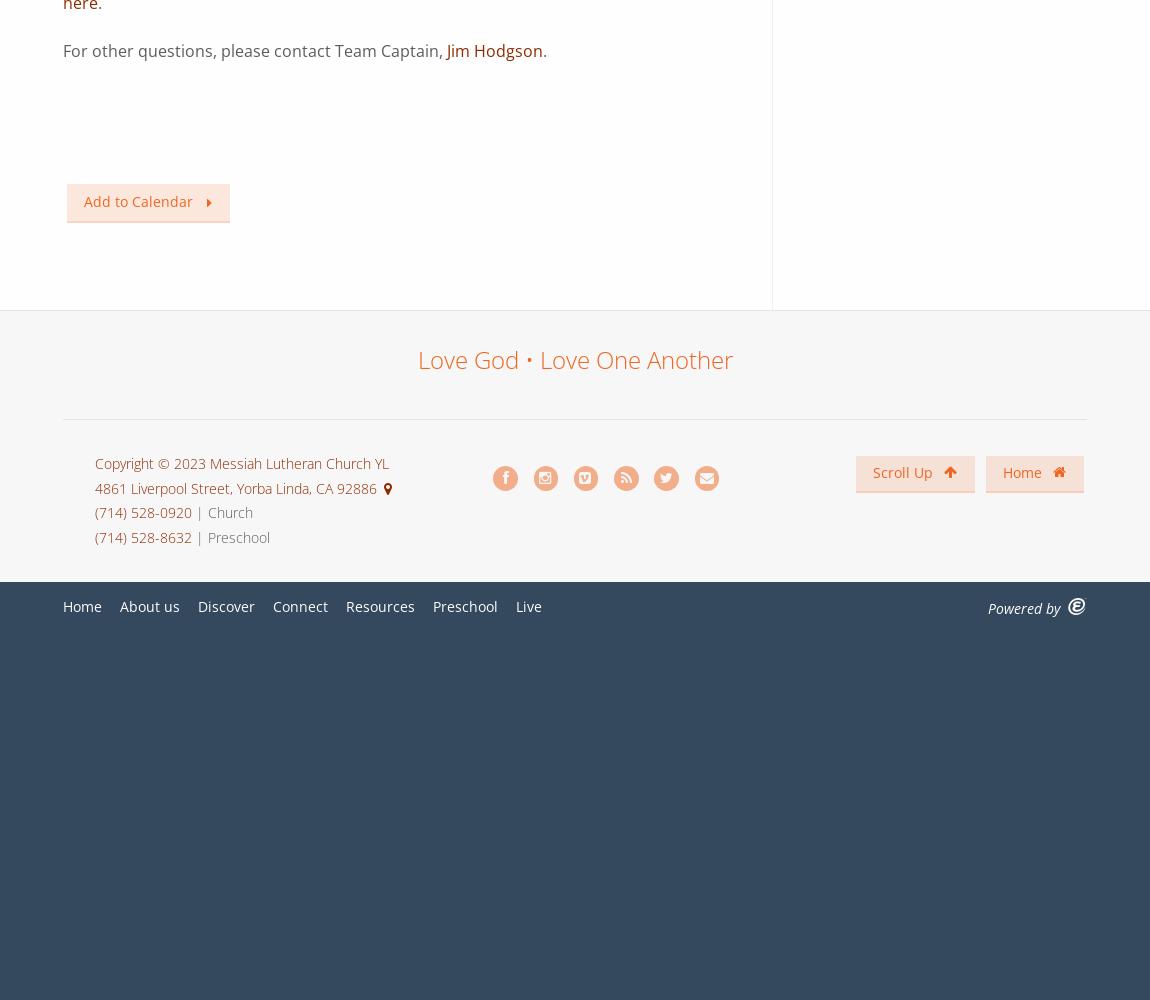 The image size is (1150, 1000). What do you see at coordinates (148, 605) in the screenshot?
I see `'About us'` at bounding box center [148, 605].